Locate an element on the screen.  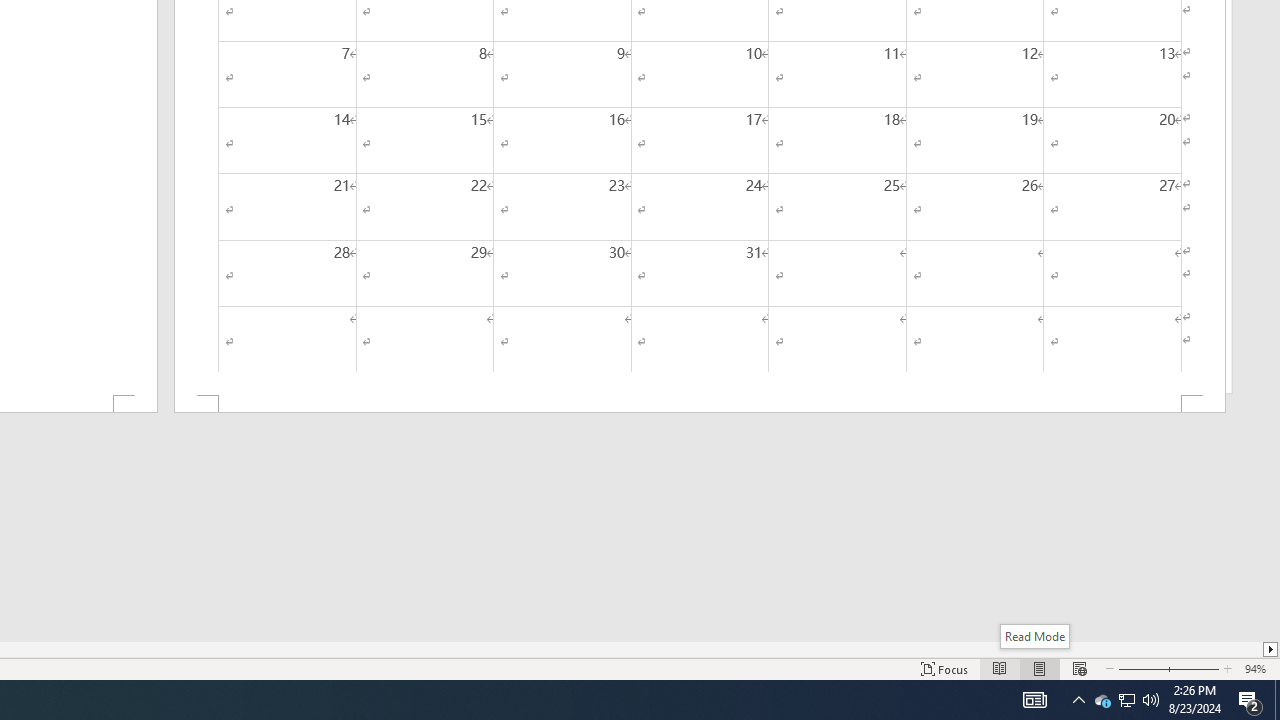
'Read Mode' is located at coordinates (1034, 636).